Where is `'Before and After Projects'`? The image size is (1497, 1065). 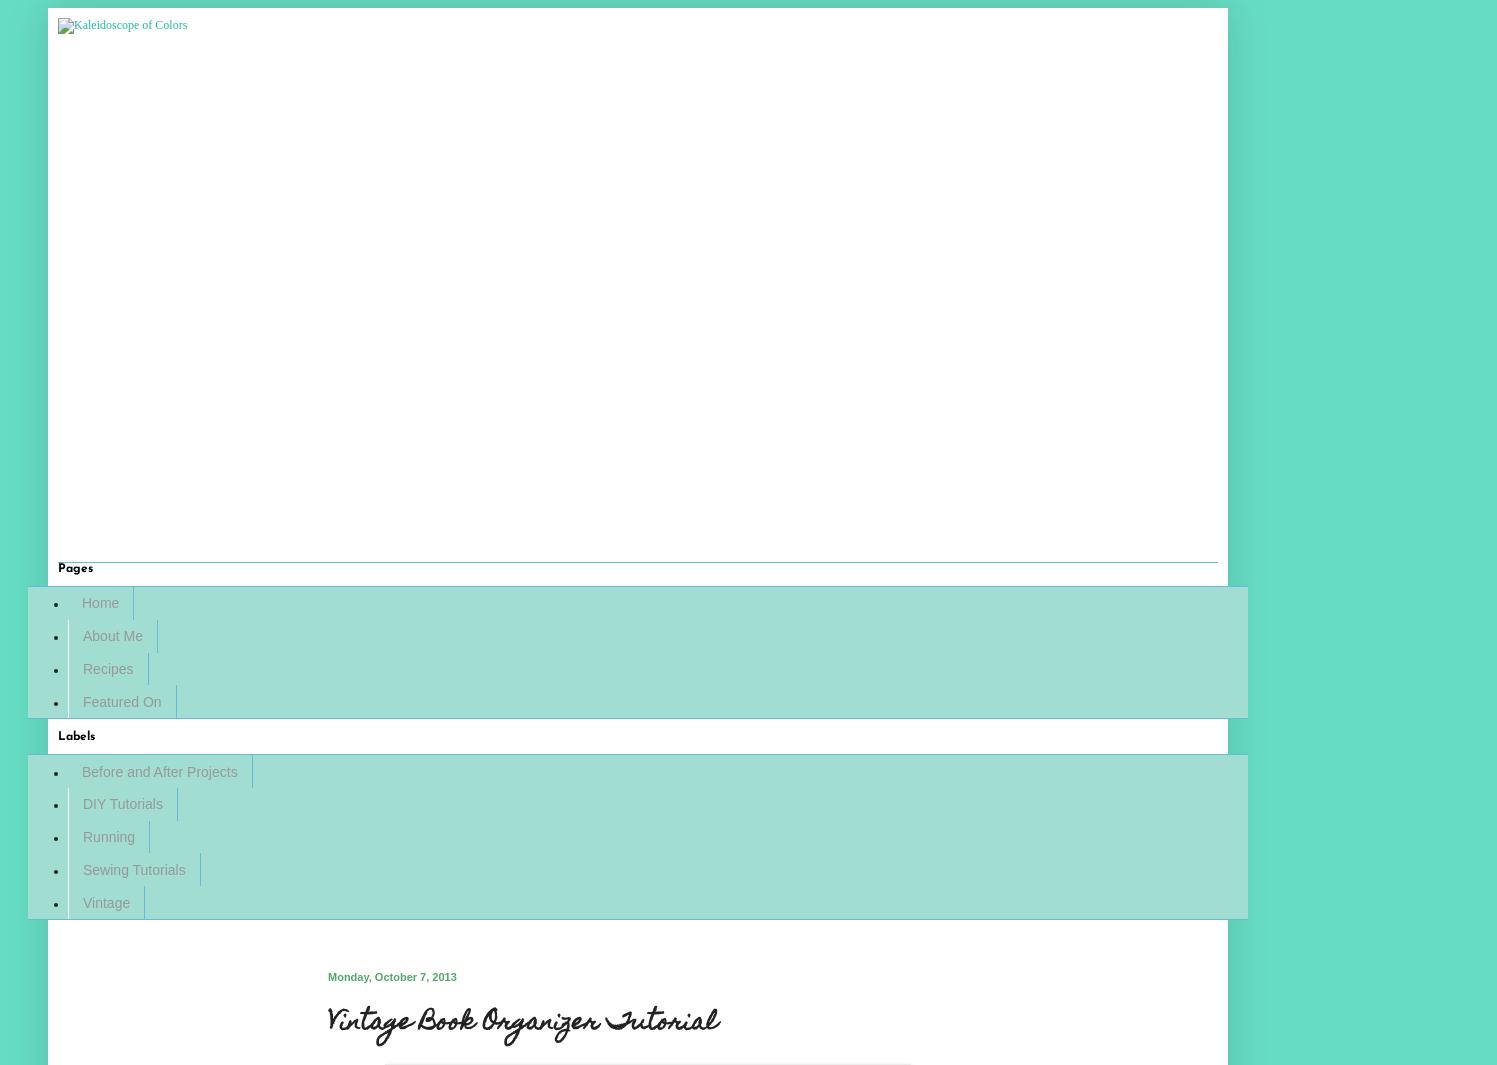
'Before and After Projects' is located at coordinates (158, 770).